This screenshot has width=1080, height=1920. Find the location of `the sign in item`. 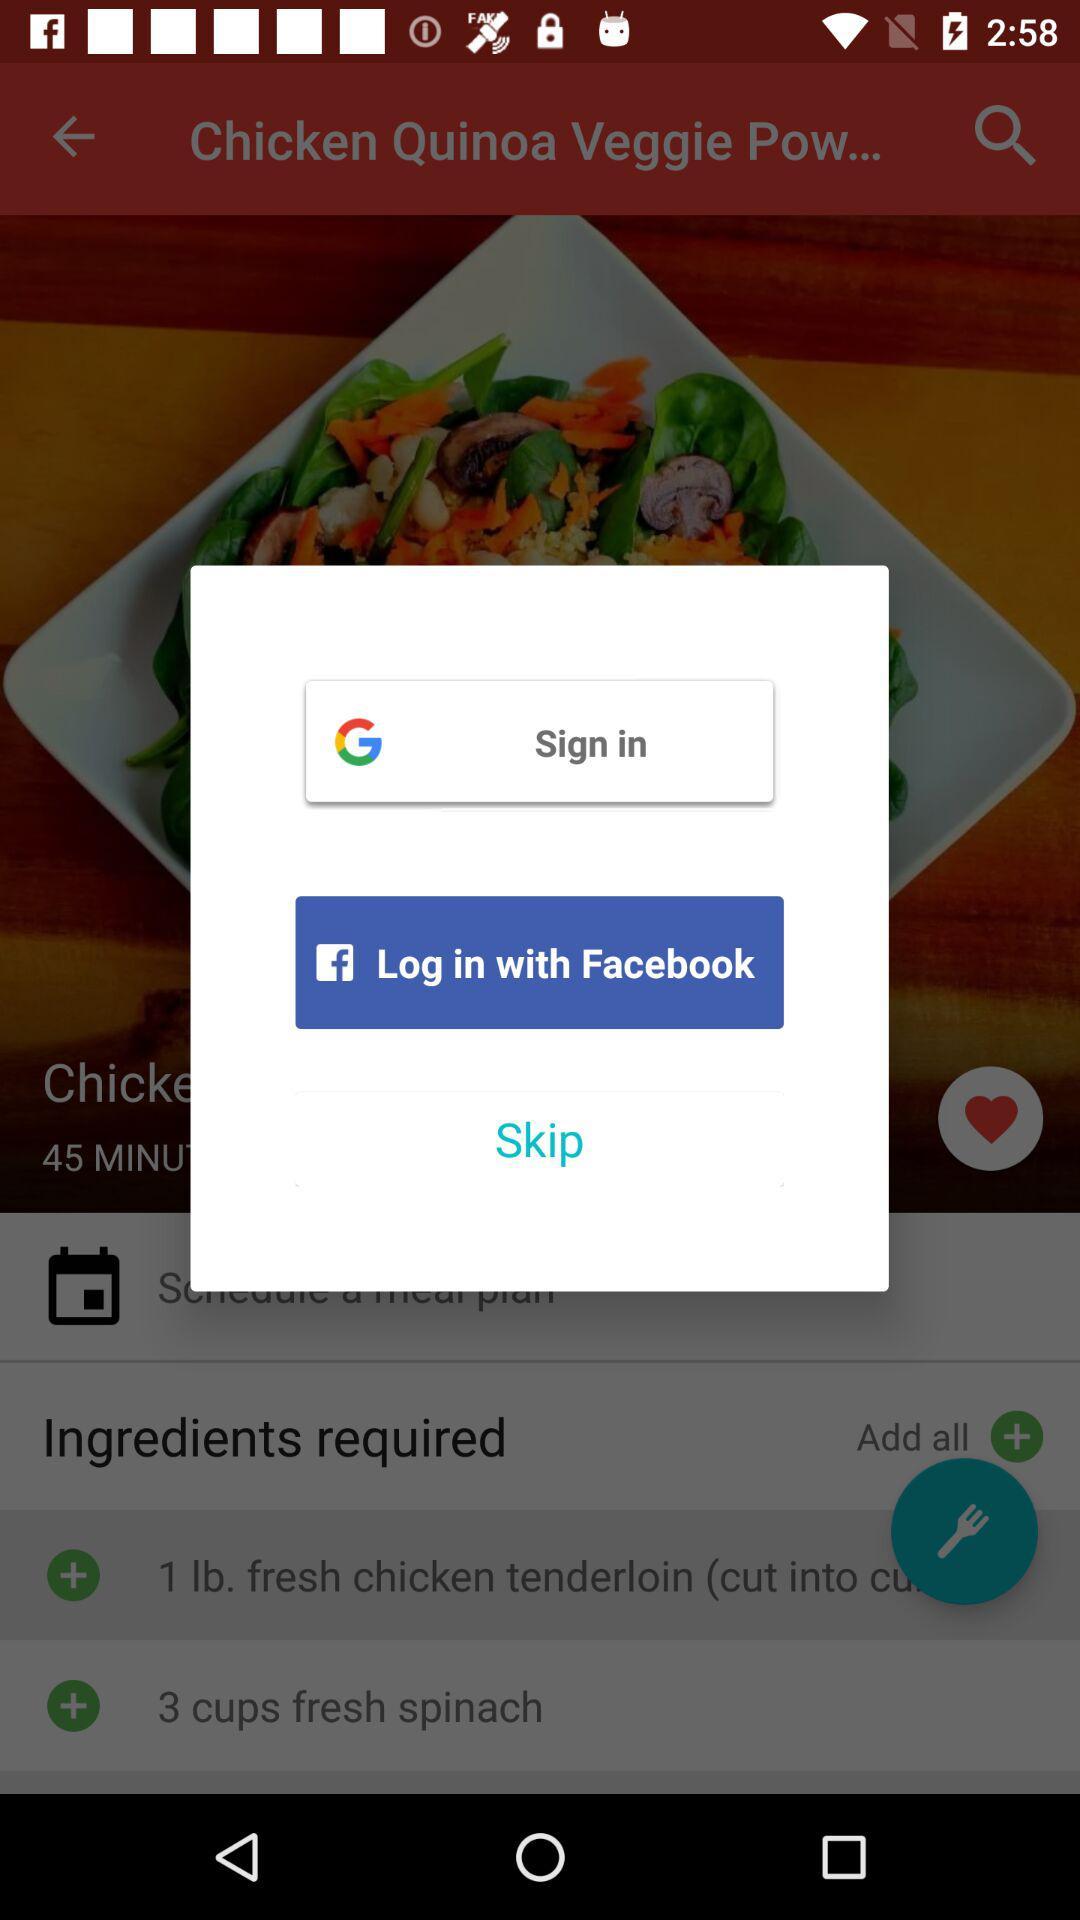

the sign in item is located at coordinates (538, 740).